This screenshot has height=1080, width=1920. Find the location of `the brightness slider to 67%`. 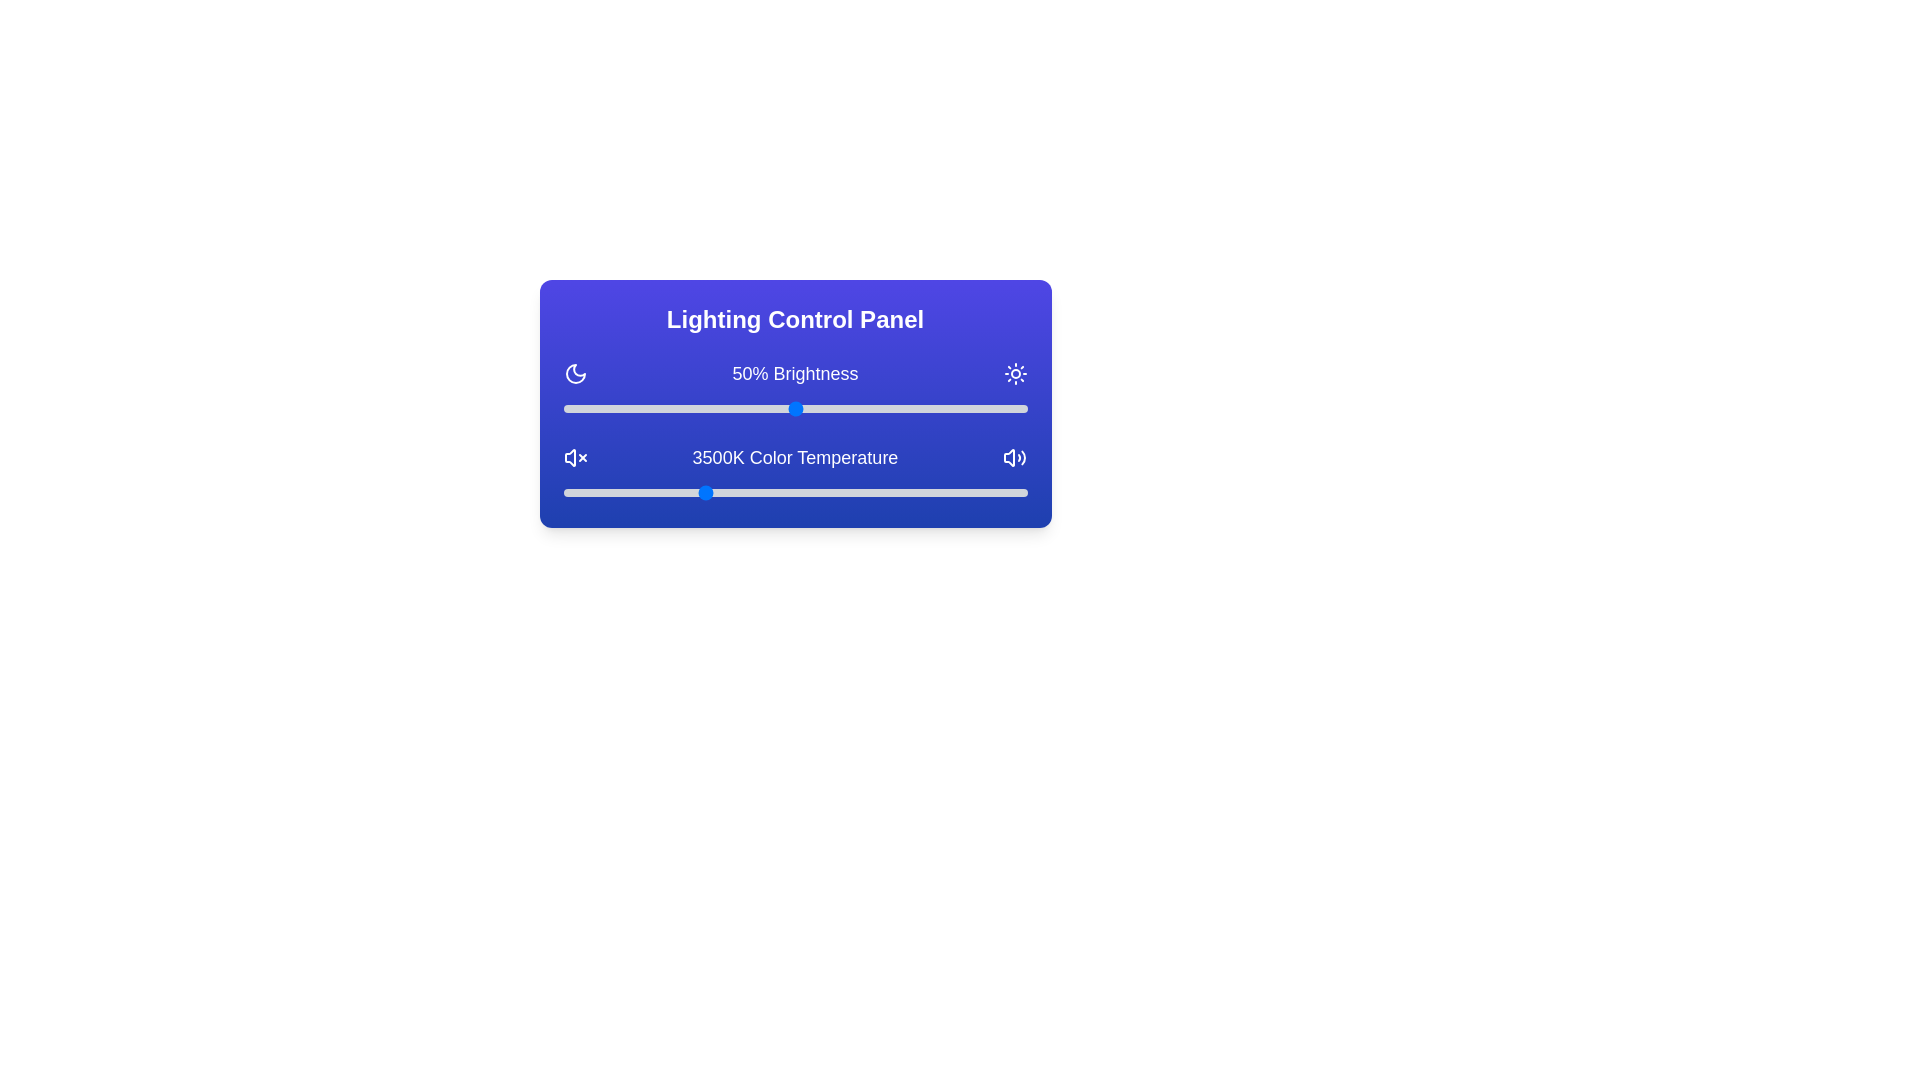

the brightness slider to 67% is located at coordinates (874, 407).